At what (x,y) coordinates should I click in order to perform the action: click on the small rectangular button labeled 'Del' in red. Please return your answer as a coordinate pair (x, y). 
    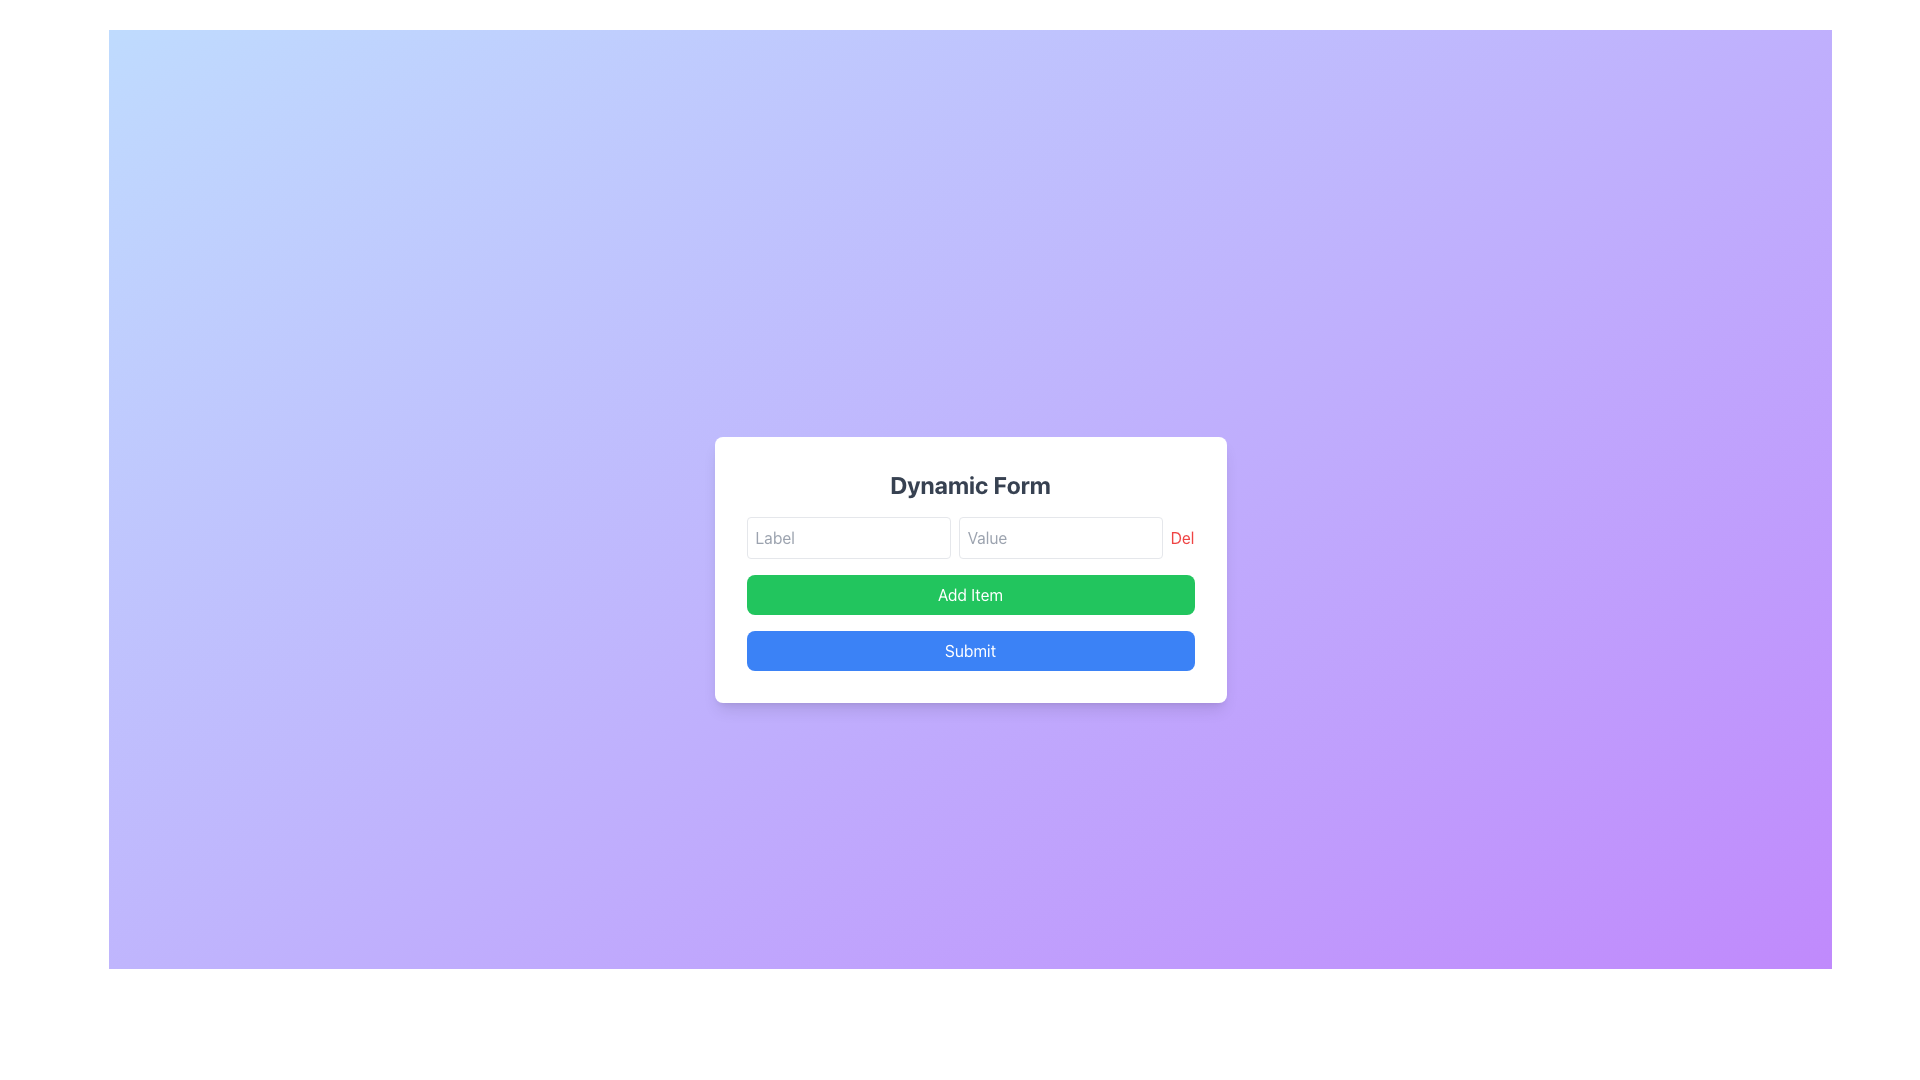
    Looking at the image, I should click on (1182, 536).